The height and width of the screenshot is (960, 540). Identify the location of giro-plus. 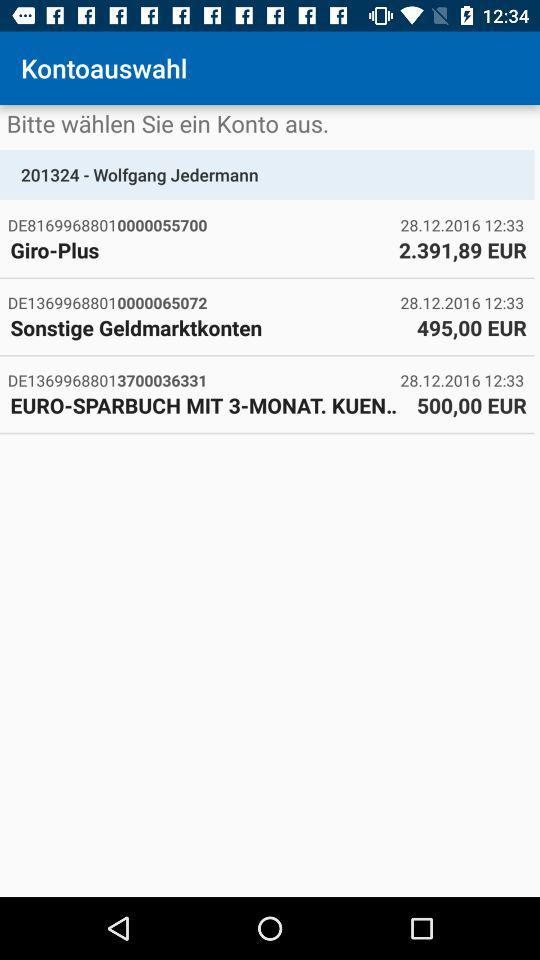
(199, 249).